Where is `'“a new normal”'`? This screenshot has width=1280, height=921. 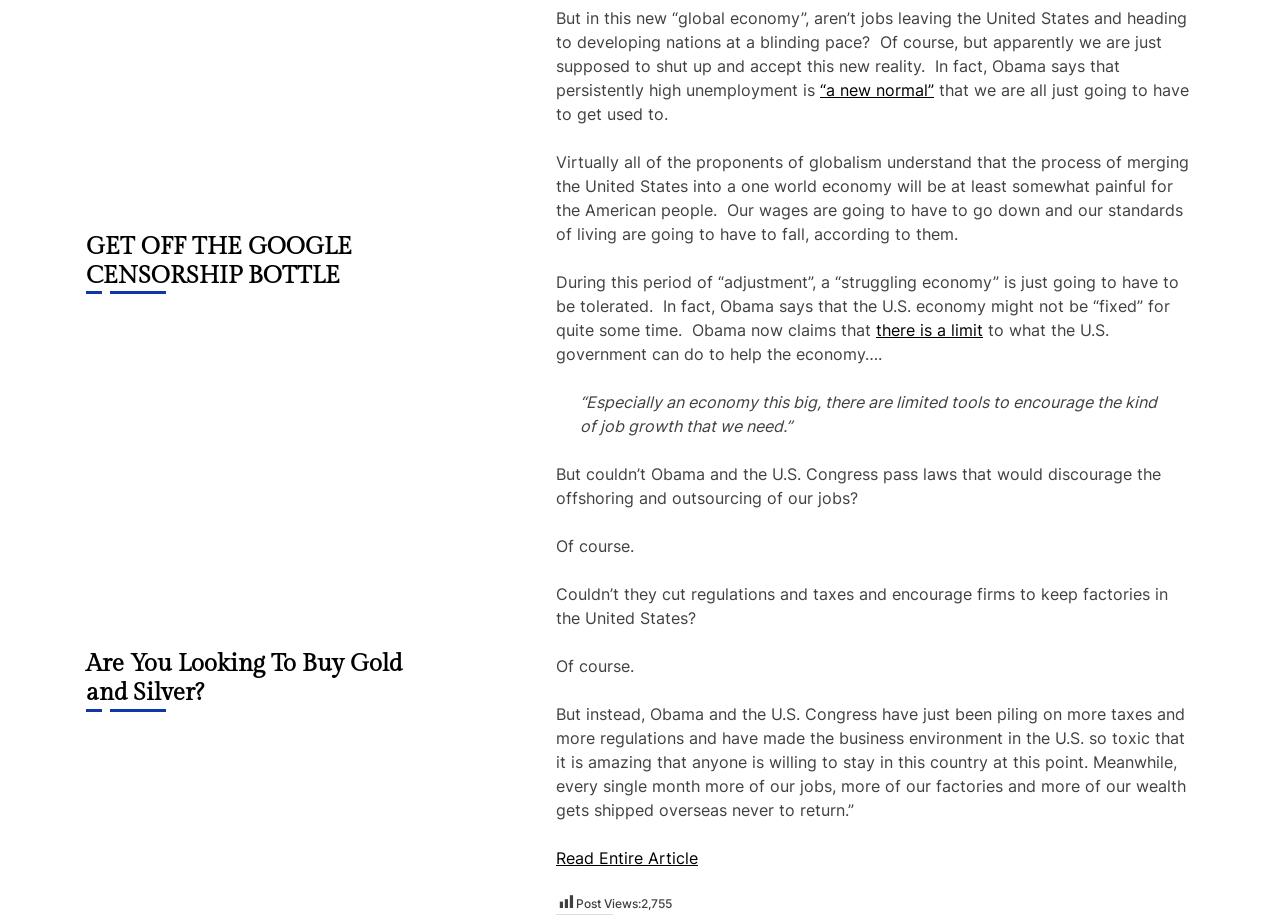 '“a new normal”' is located at coordinates (819, 89).